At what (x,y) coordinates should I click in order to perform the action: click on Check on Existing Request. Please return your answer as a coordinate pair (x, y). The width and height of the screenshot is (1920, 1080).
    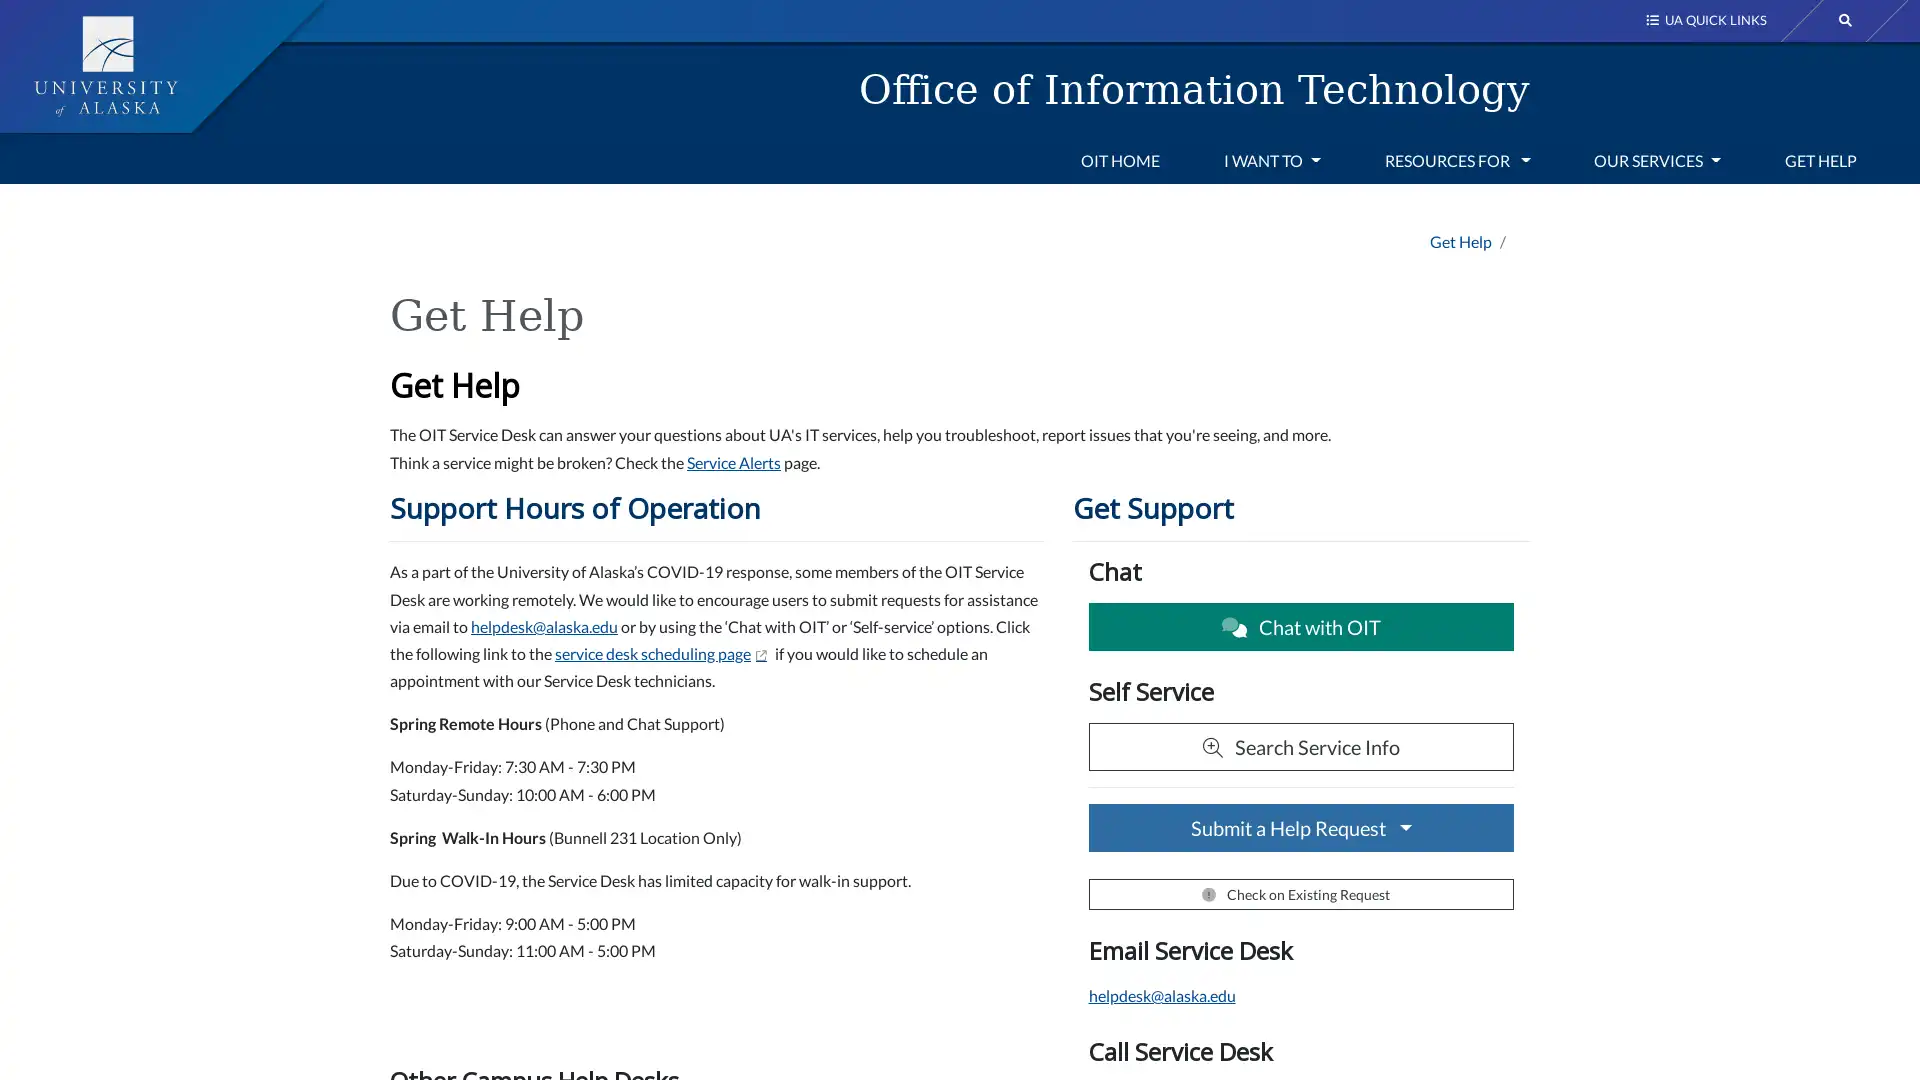
    Looking at the image, I should click on (1300, 893).